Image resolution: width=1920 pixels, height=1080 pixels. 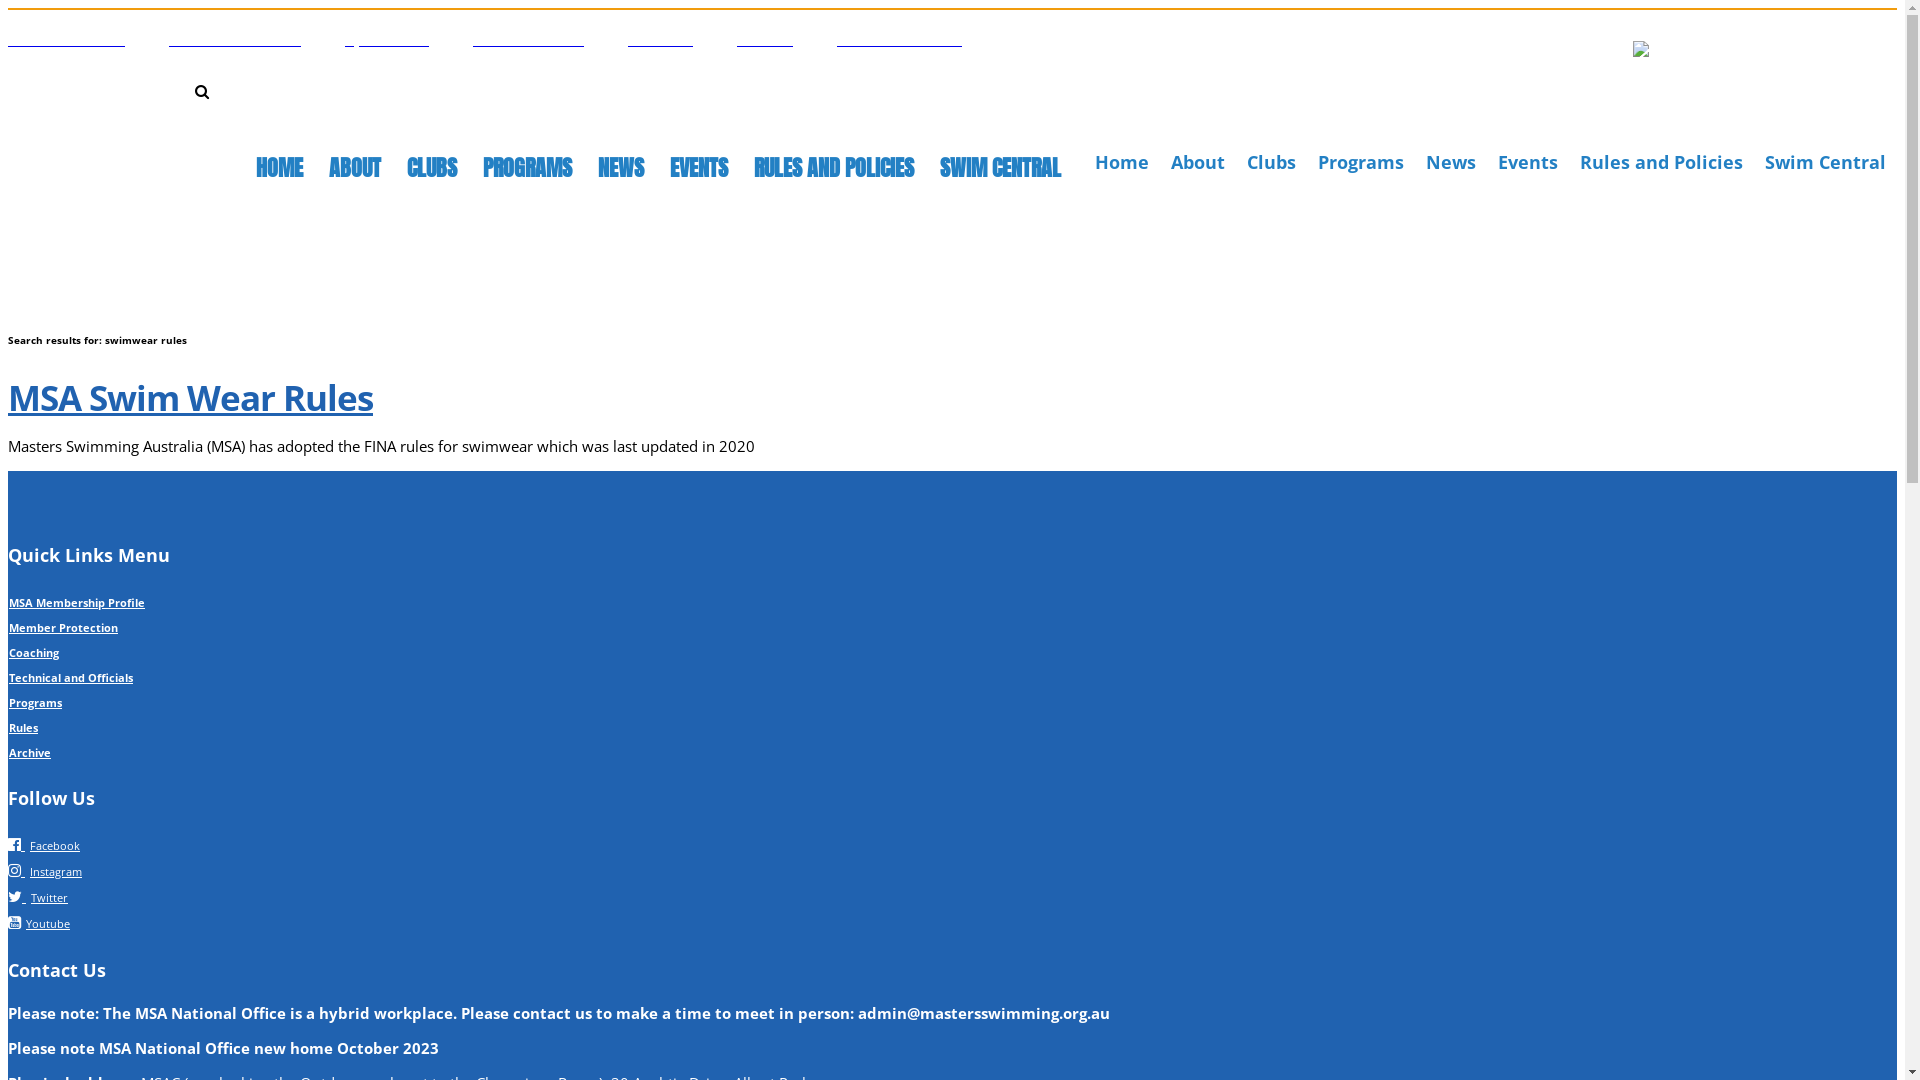 I want to click on 'MSA Swim Wear Rules', so click(x=190, y=397).